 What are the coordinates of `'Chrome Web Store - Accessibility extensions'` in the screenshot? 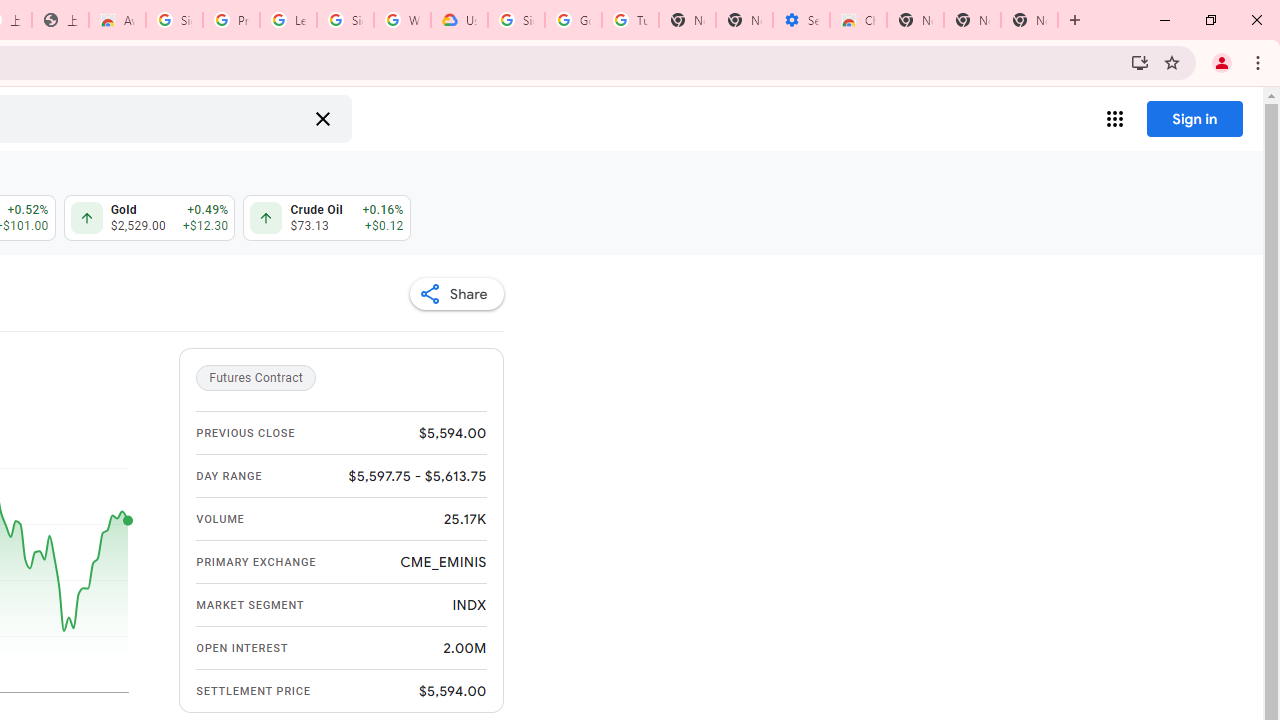 It's located at (858, 20).